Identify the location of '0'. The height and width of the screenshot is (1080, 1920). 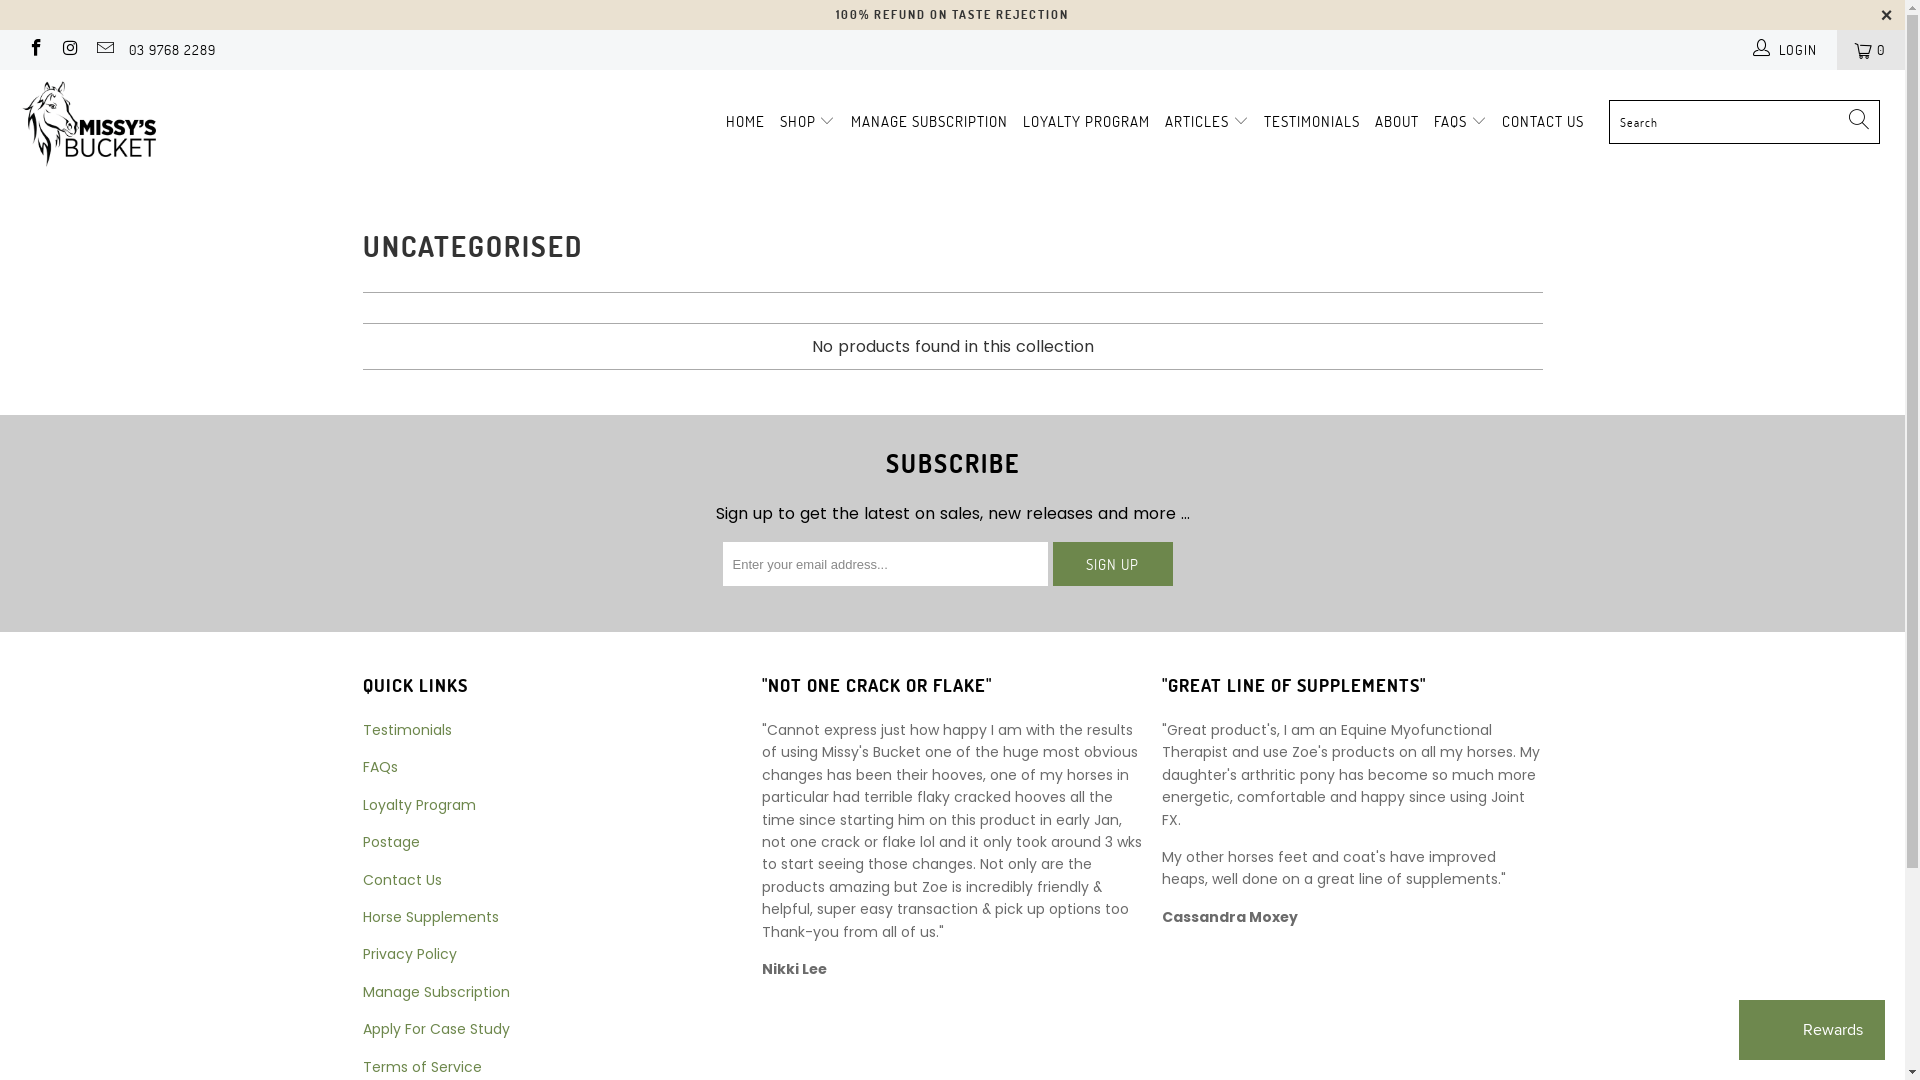
(1870, 49).